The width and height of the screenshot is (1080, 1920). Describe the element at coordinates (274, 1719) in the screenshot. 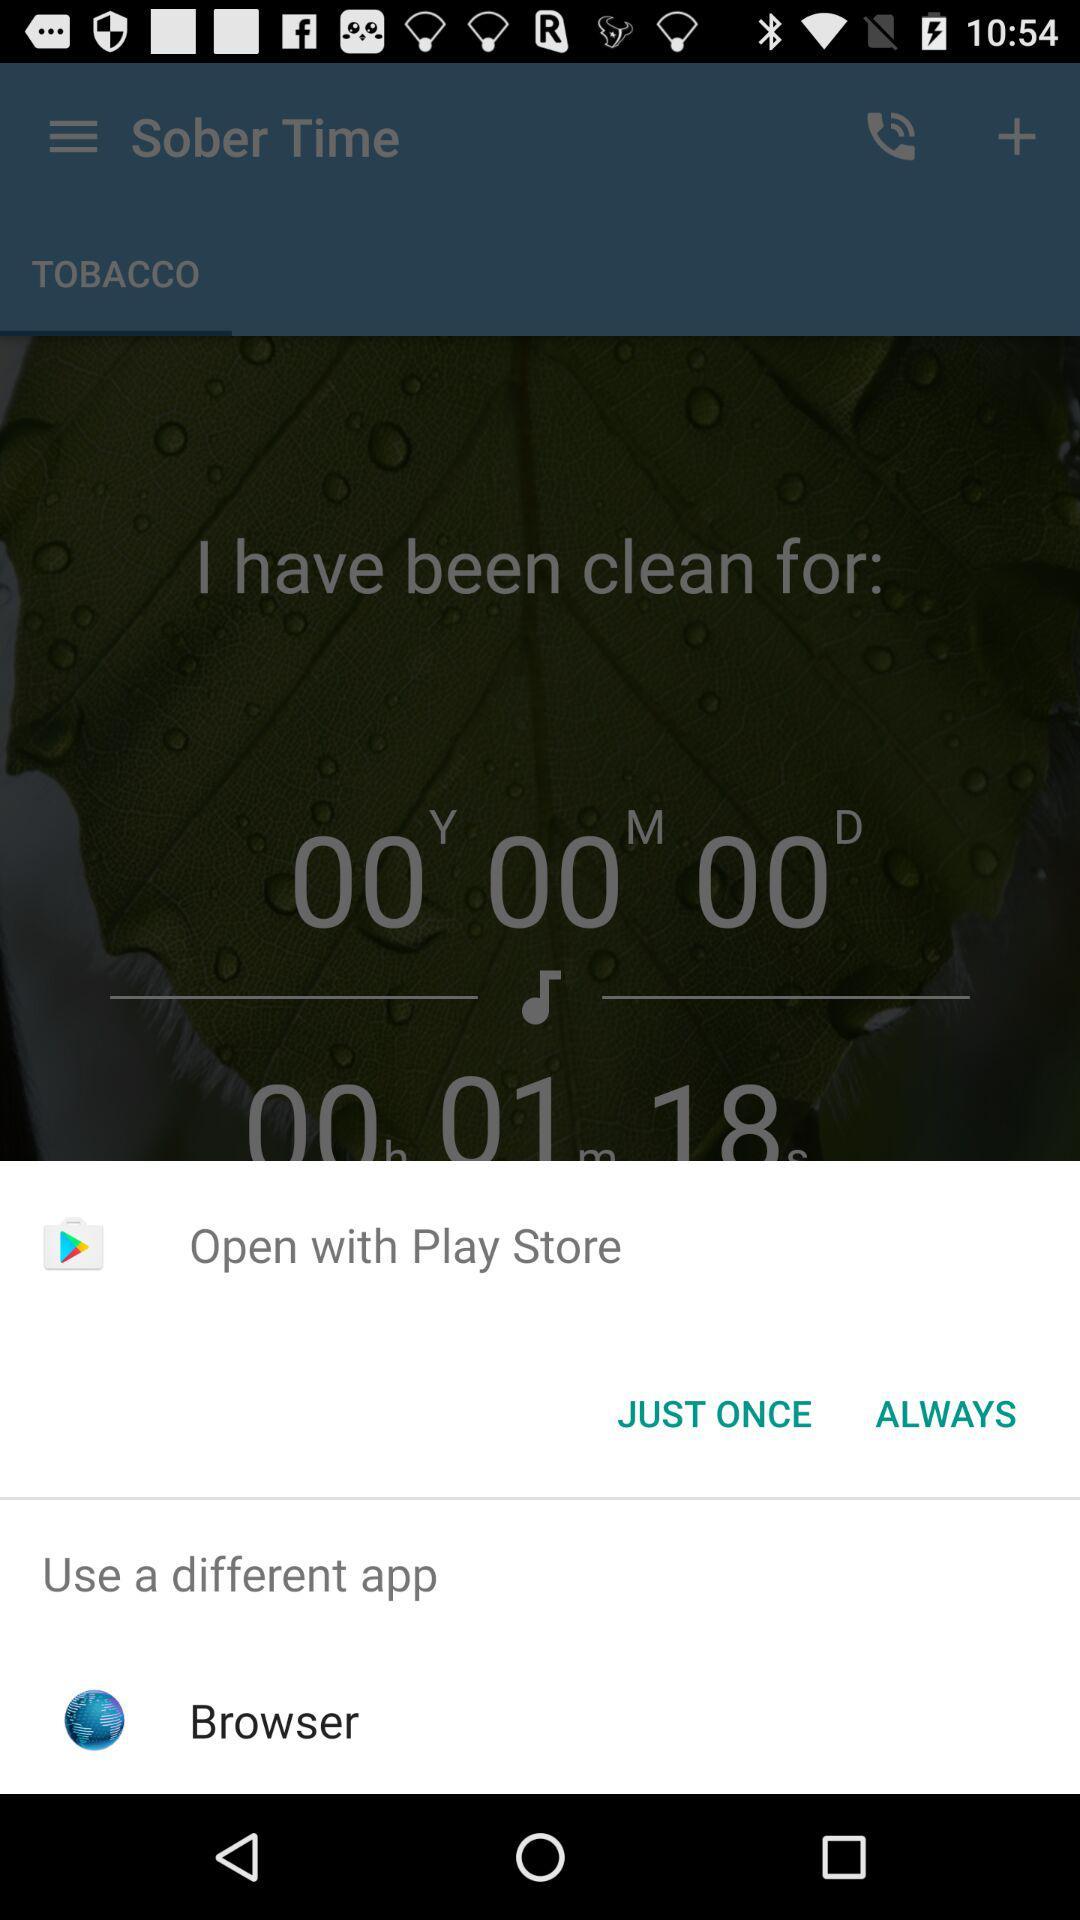

I see `the browser app` at that location.